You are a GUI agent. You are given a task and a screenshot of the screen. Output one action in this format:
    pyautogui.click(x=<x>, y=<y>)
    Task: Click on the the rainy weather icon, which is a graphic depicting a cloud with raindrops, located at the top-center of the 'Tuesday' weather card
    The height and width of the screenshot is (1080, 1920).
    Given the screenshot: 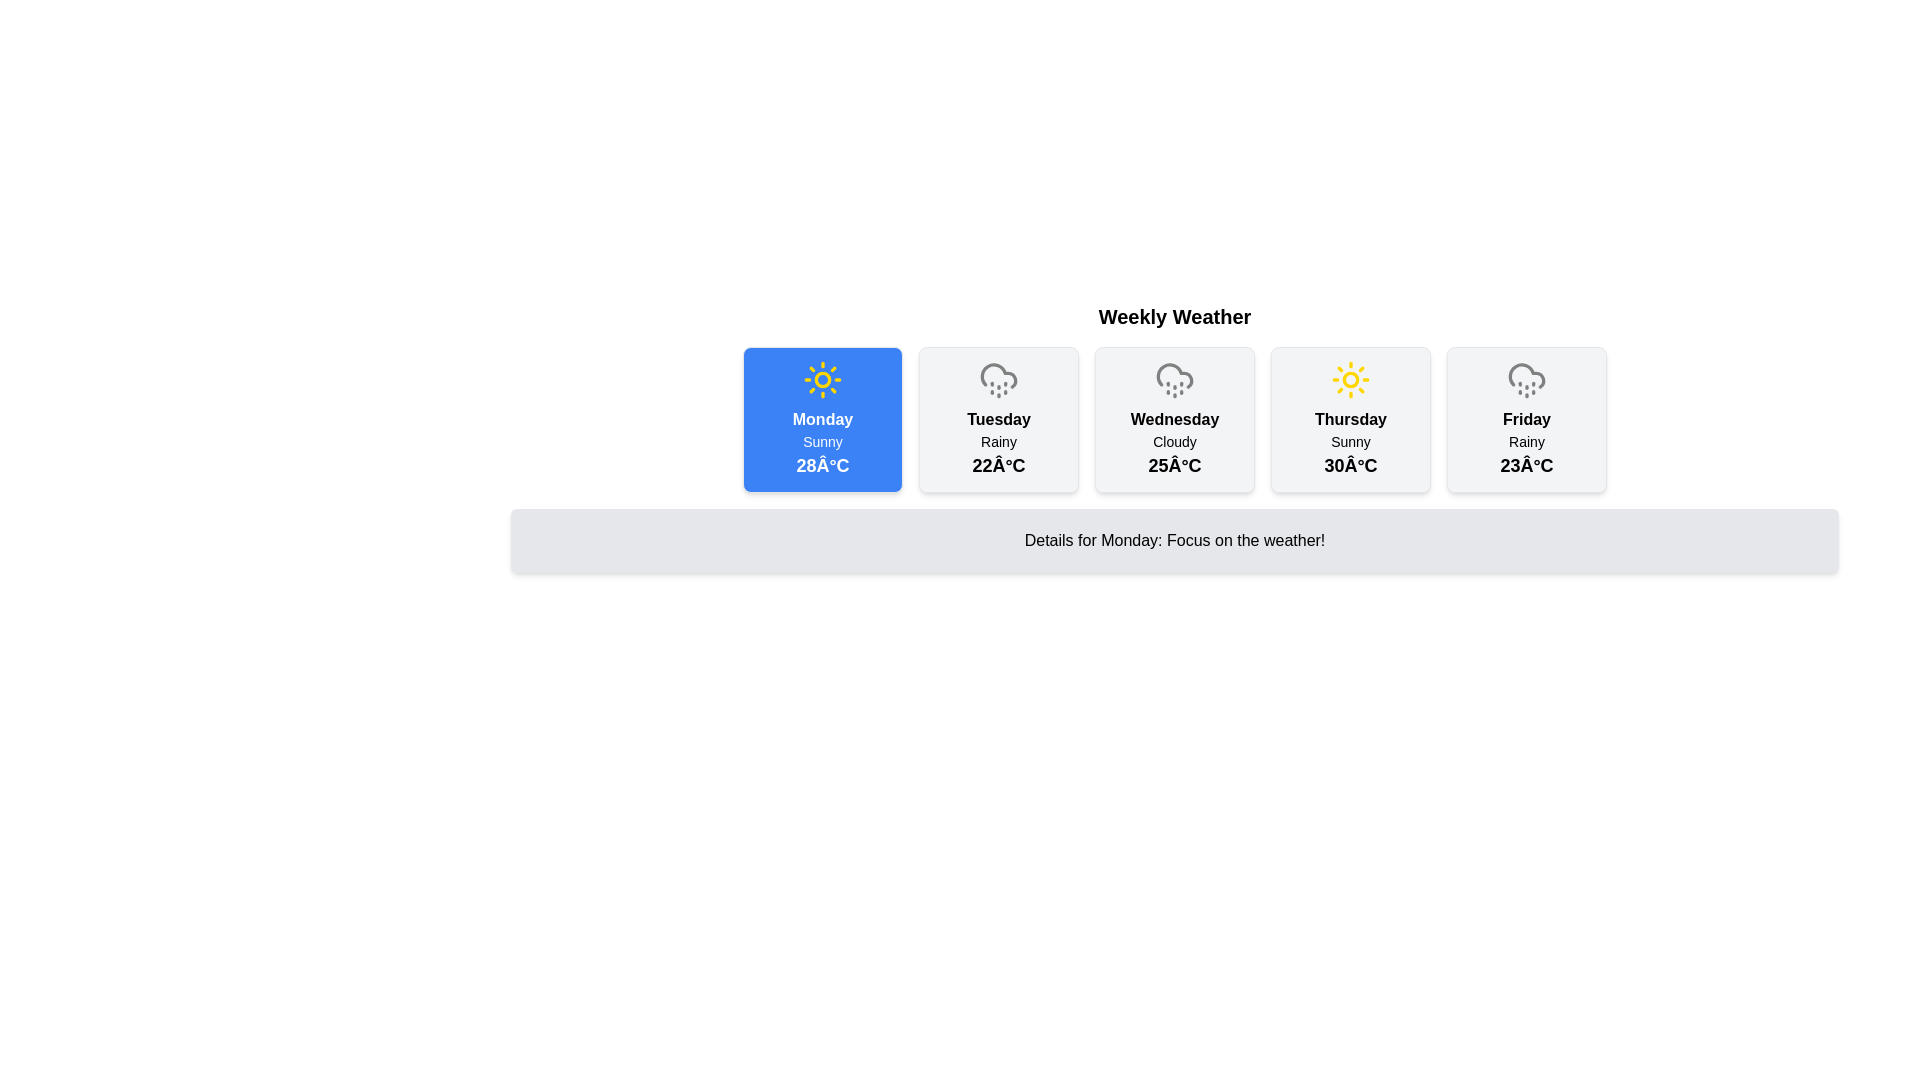 What is the action you would take?
    pyautogui.click(x=998, y=380)
    